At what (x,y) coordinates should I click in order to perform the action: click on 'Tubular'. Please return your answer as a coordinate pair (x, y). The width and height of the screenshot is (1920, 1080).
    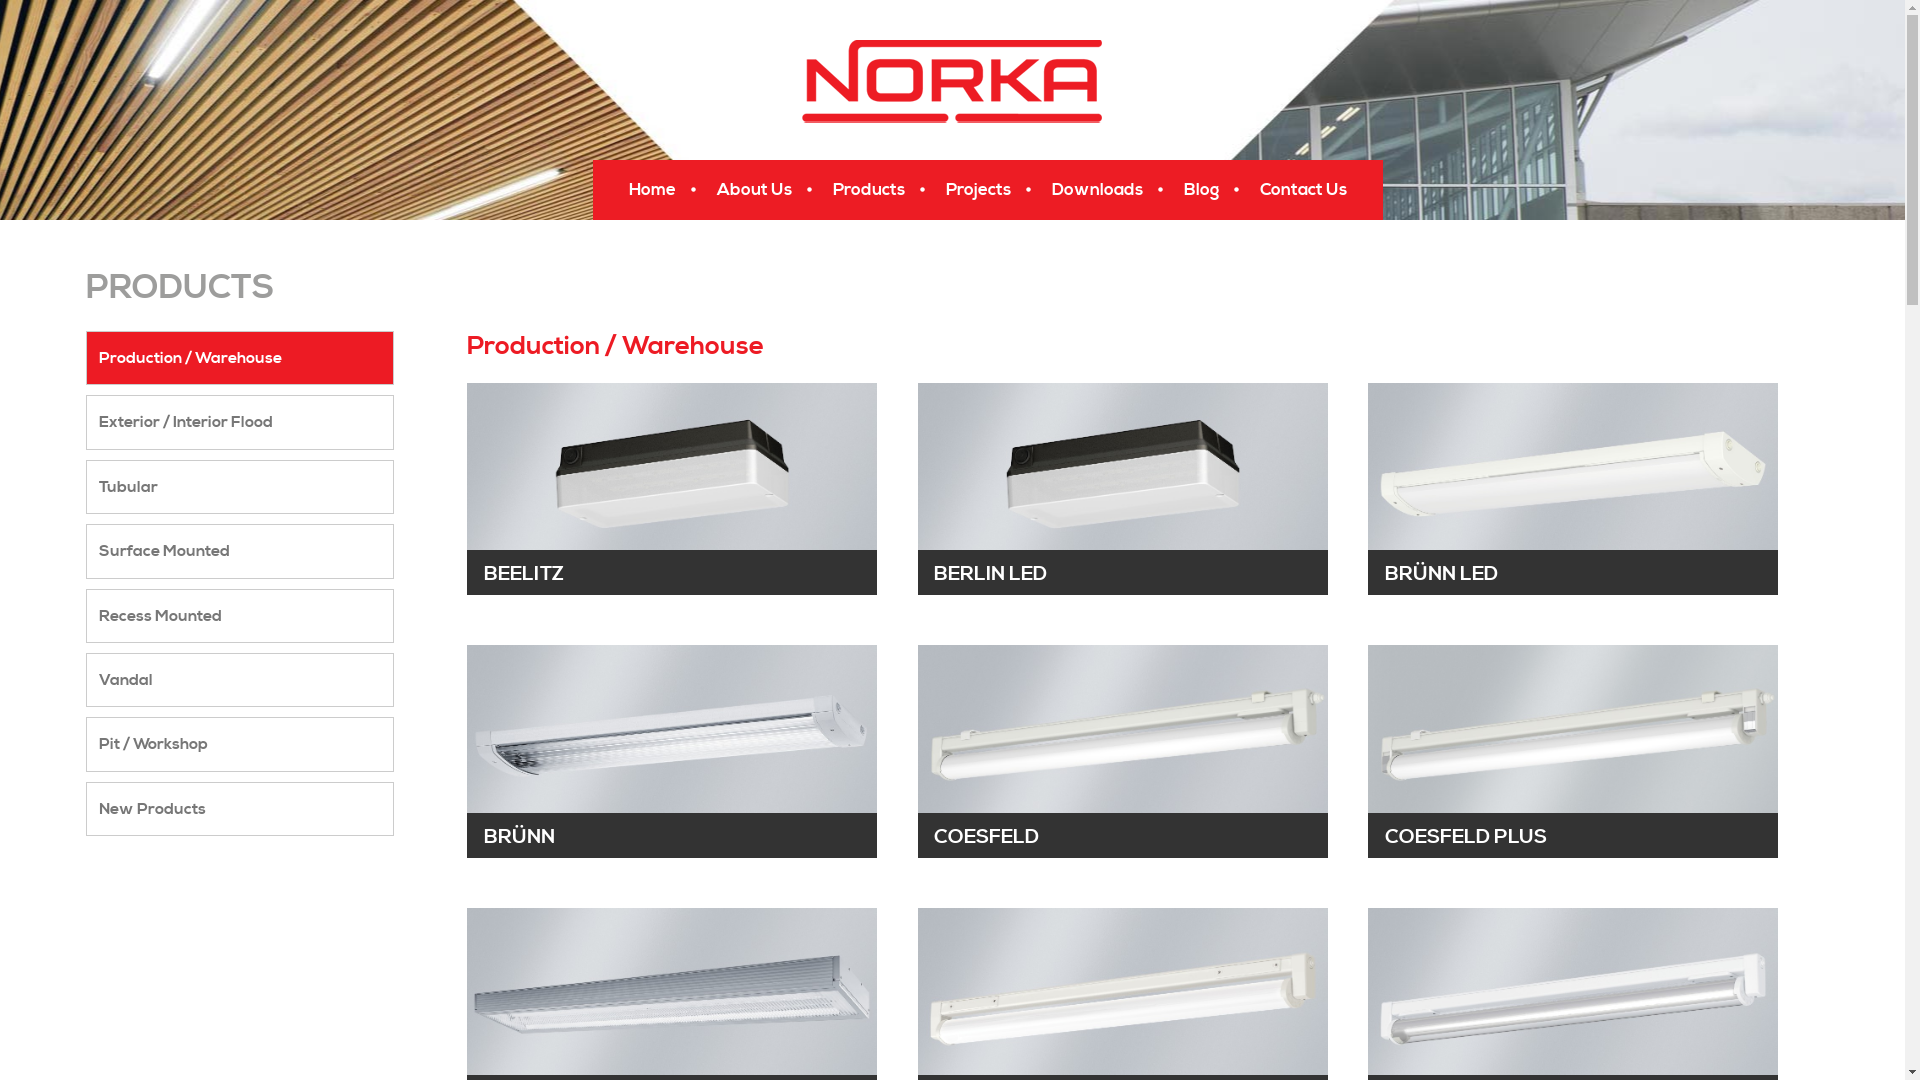
    Looking at the image, I should click on (240, 486).